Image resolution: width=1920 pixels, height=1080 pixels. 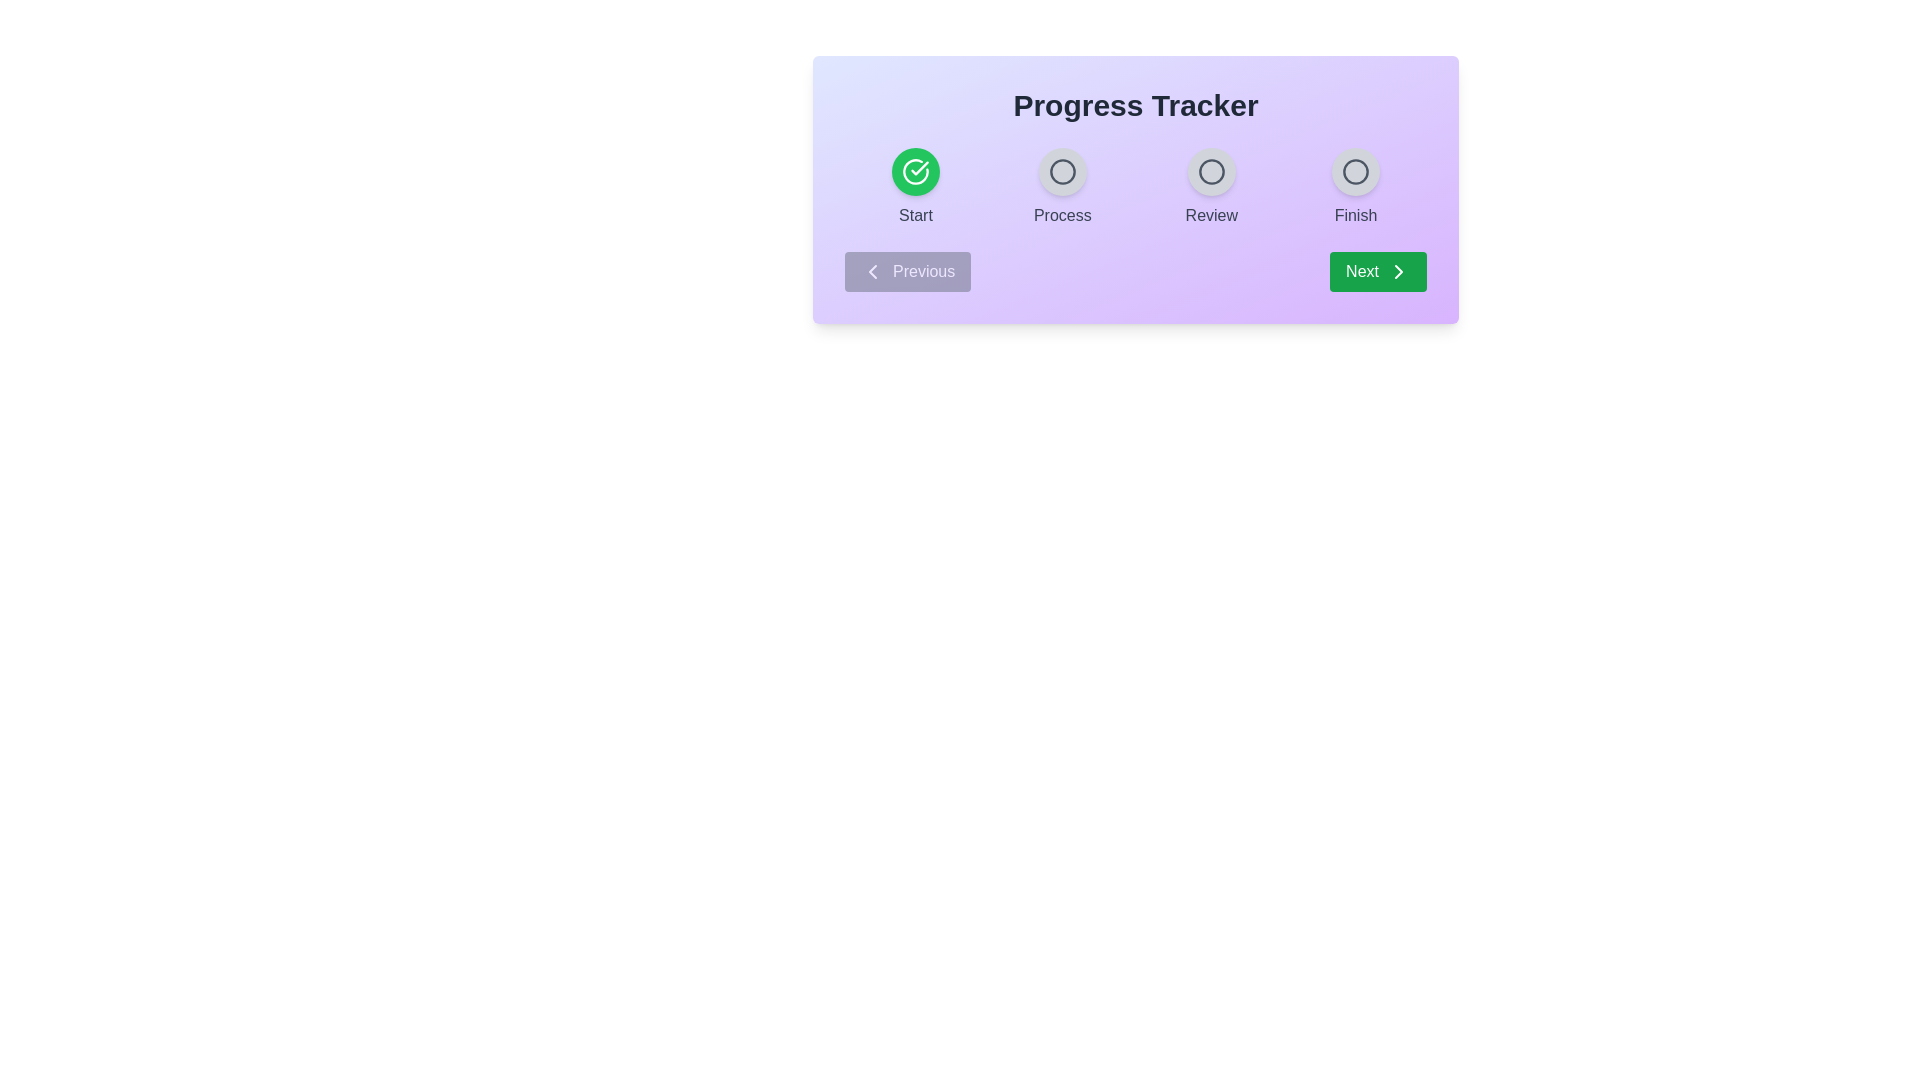 I want to click on the state of the circular progress step button located above the 'Review' text in the progress tracker UI, so click(x=1210, y=171).